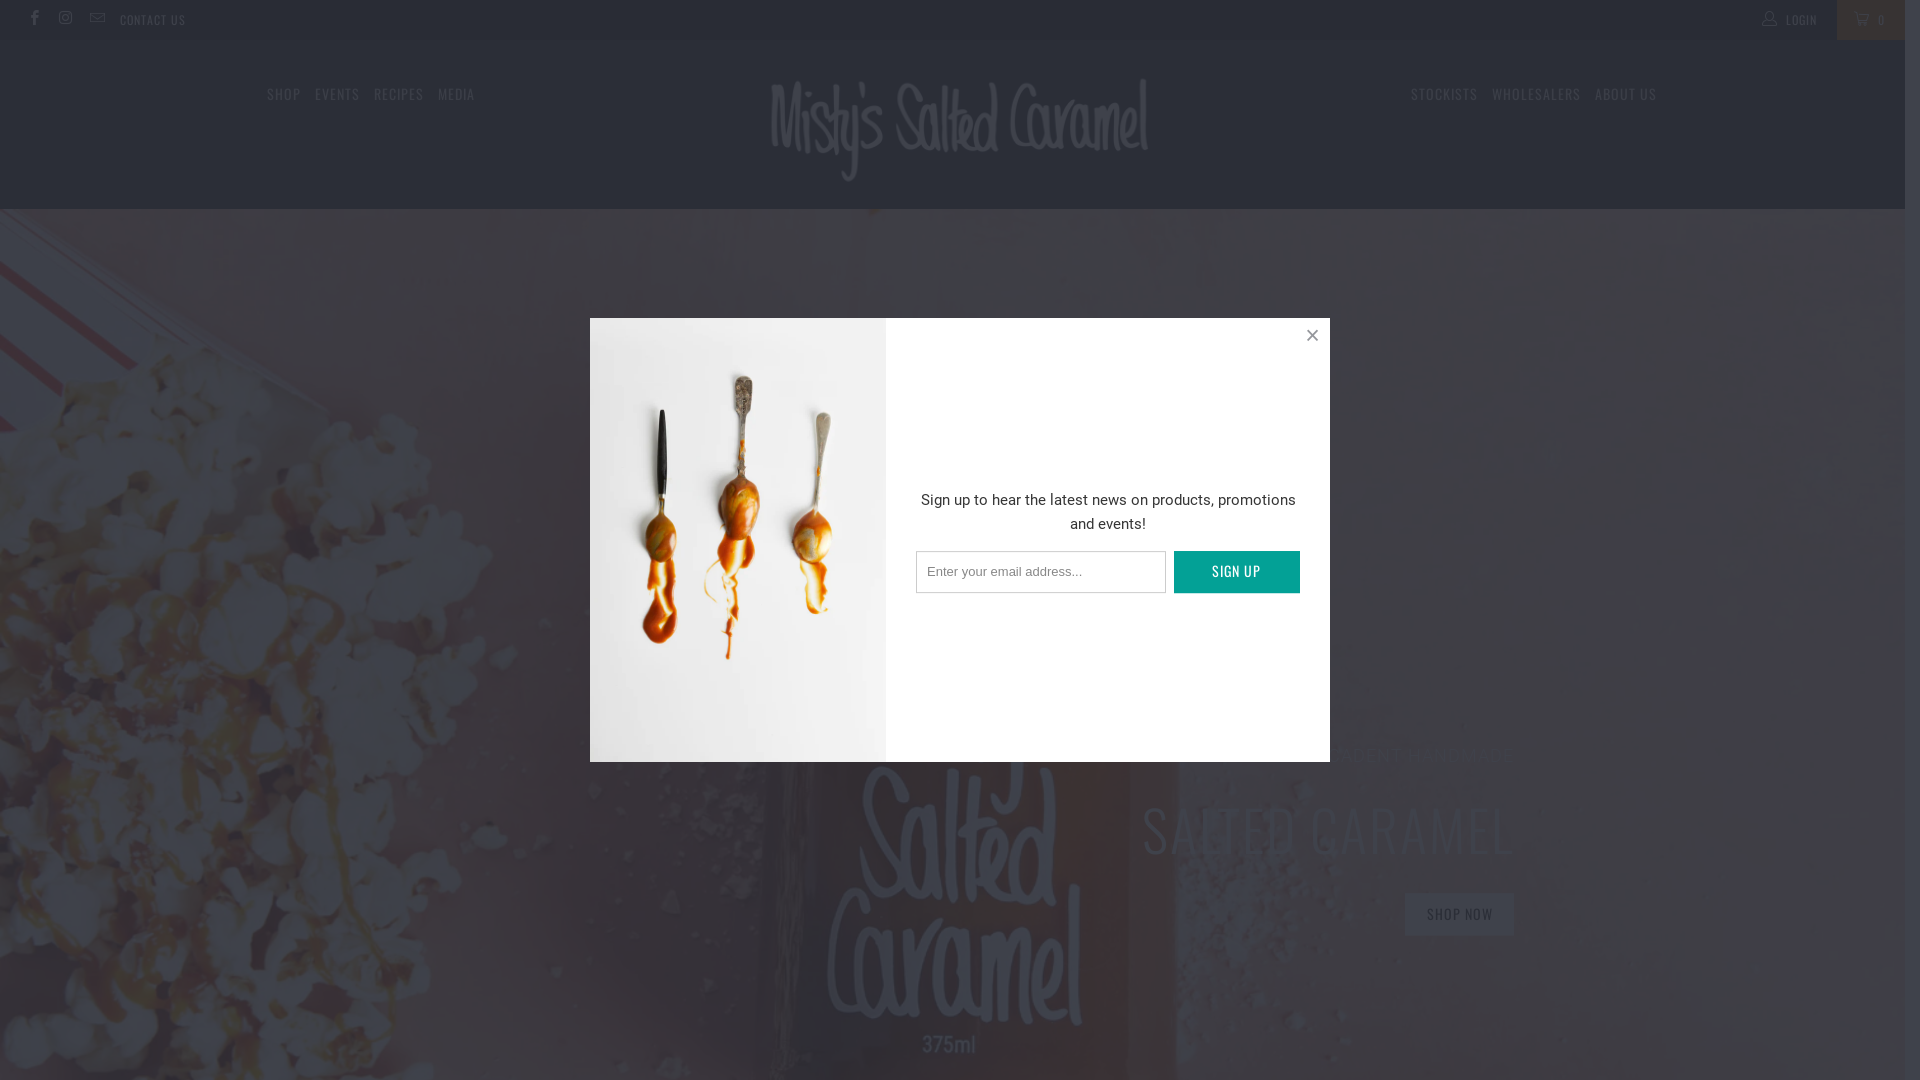 The width and height of the screenshot is (1920, 1080). What do you see at coordinates (1837, 19) in the screenshot?
I see `'0'` at bounding box center [1837, 19].